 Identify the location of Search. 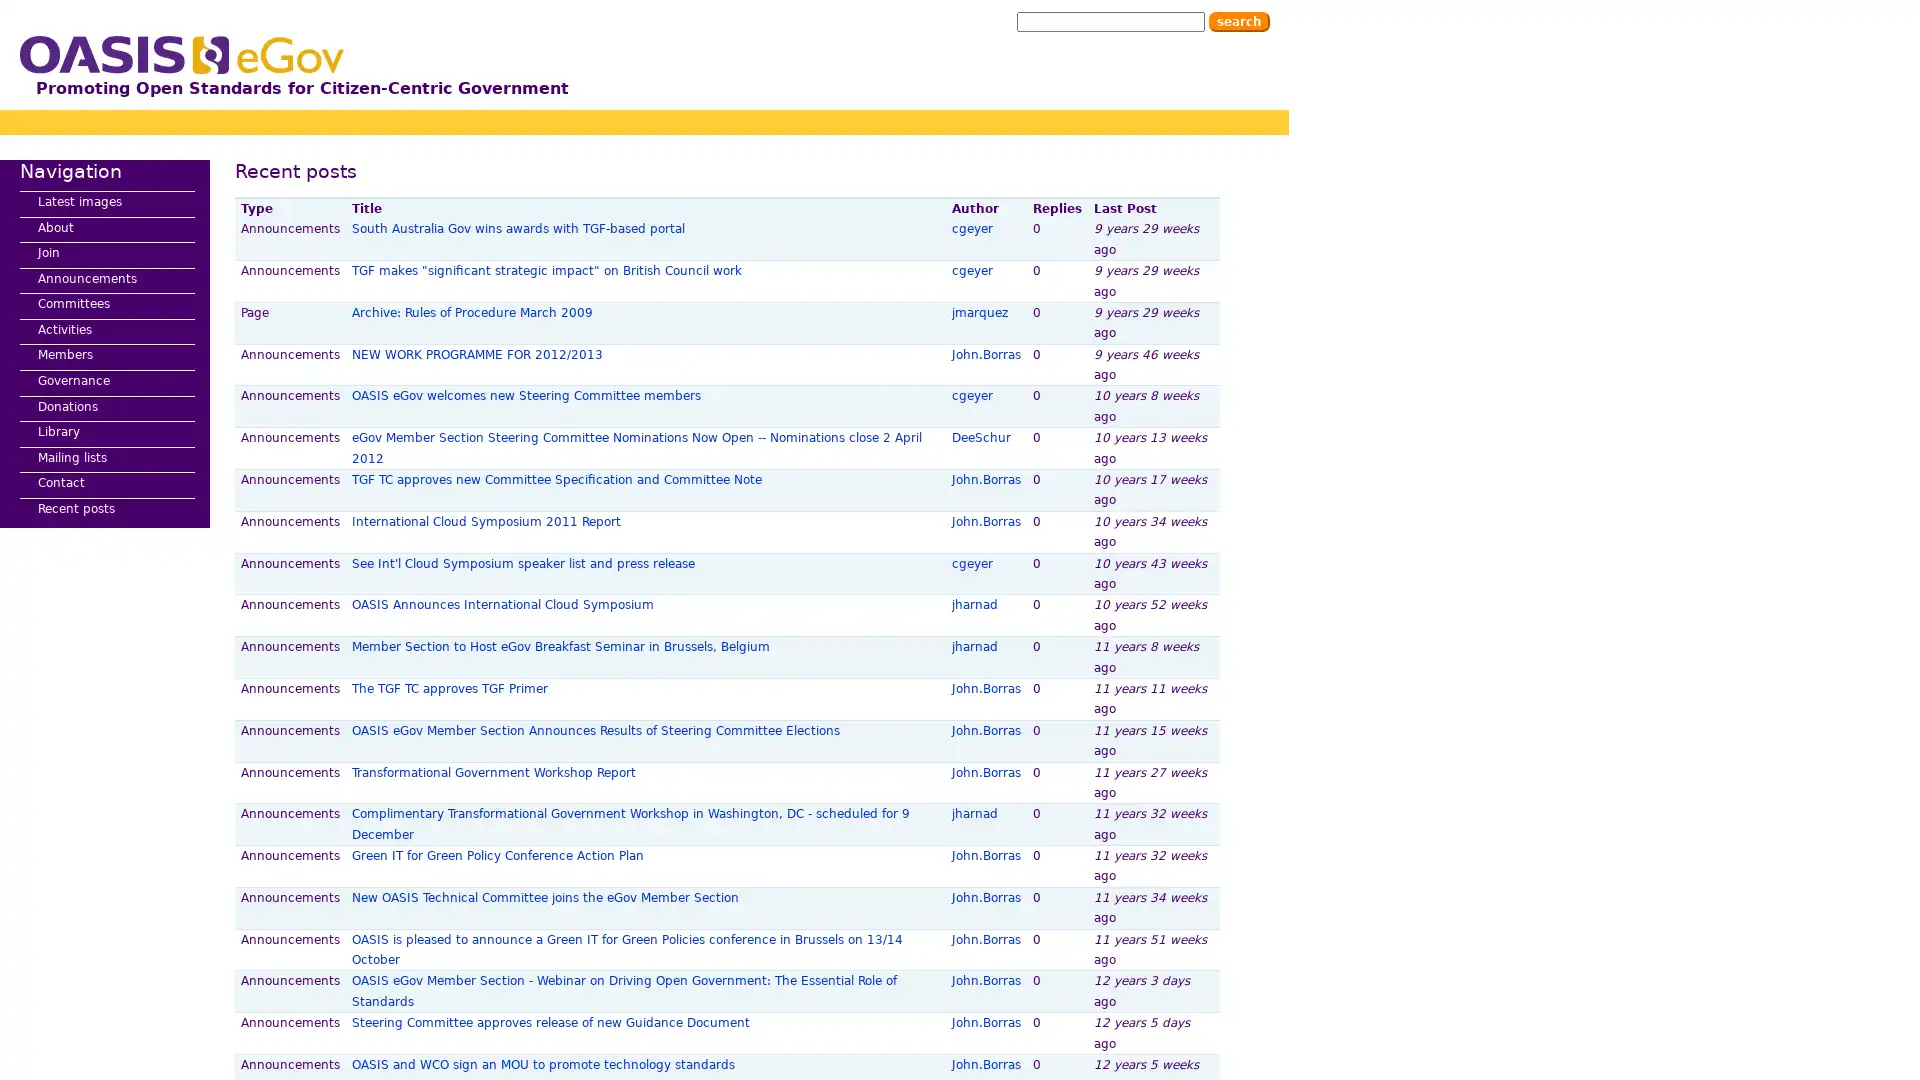
(1238, 22).